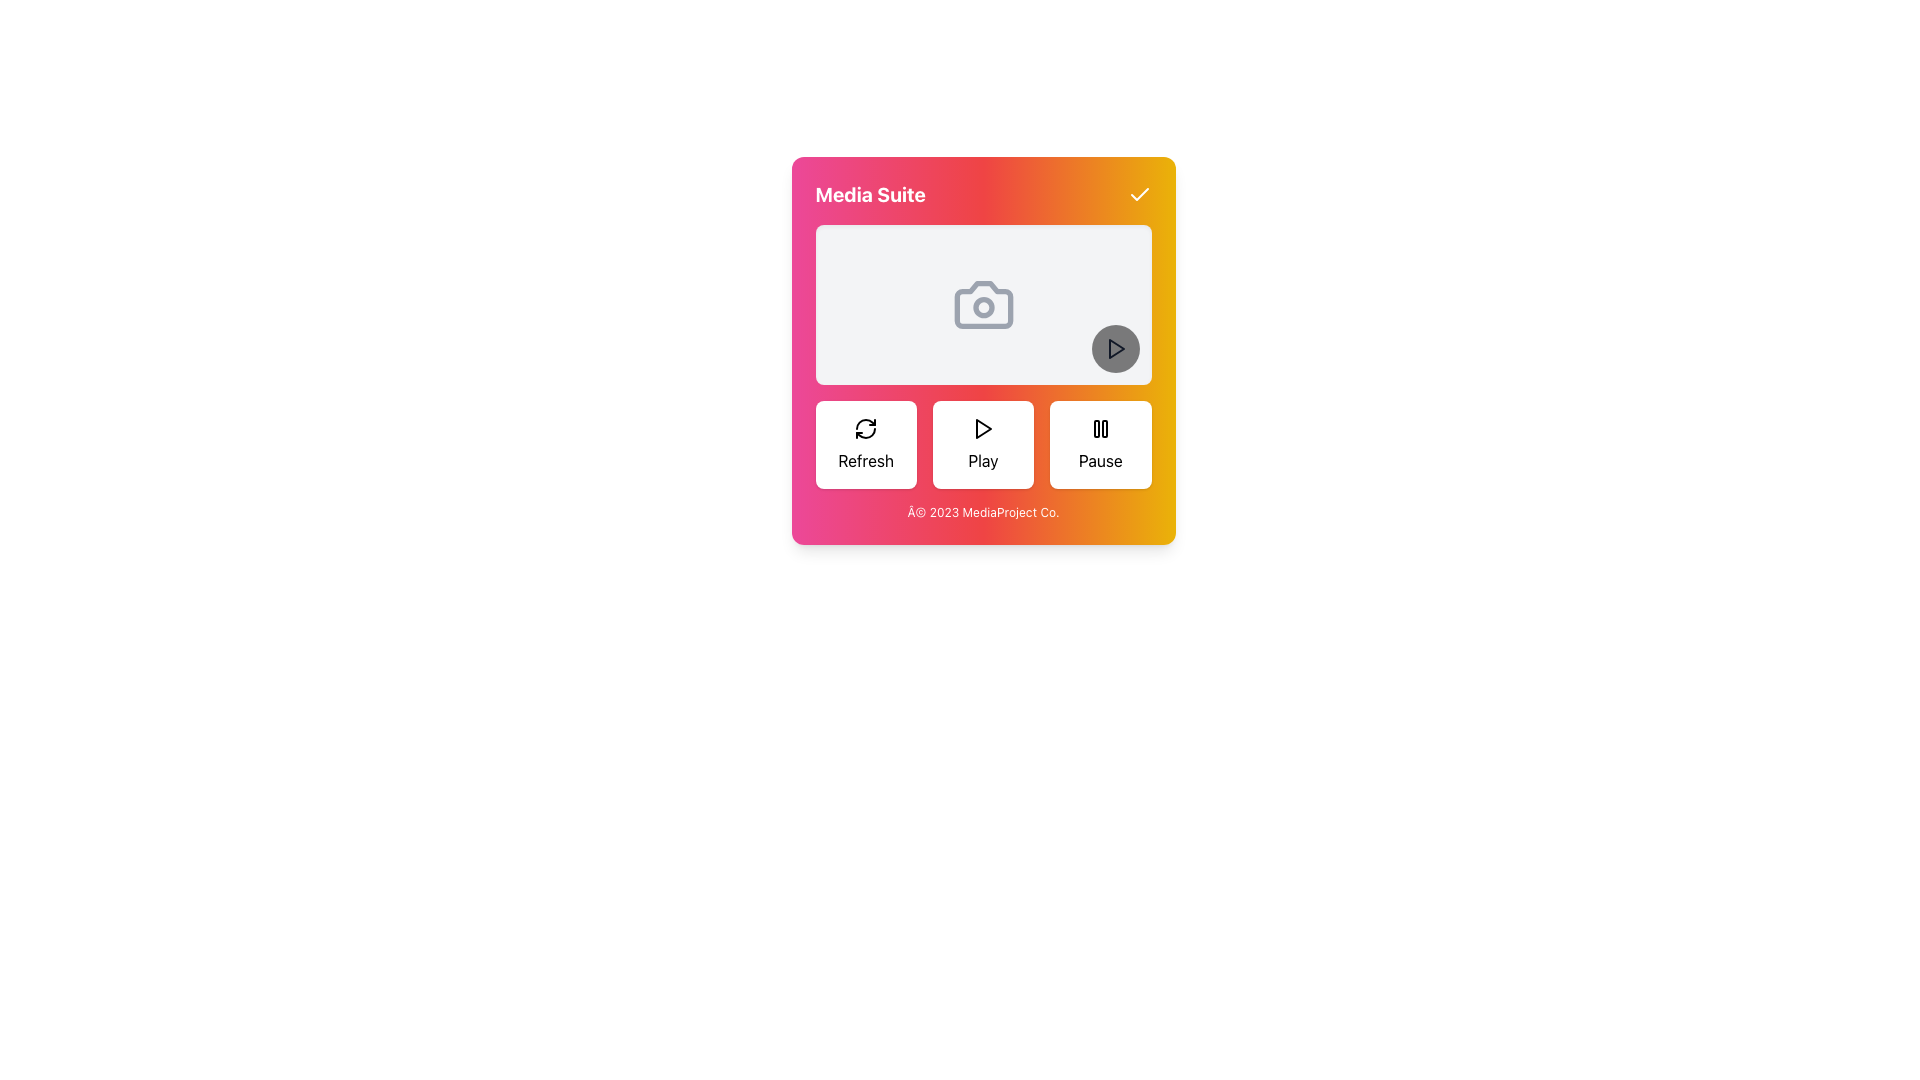 The height and width of the screenshot is (1080, 1920). What do you see at coordinates (983, 304) in the screenshot?
I see `camera icon outlined in gray, centrally positioned in the upper middle of the interface, above the 'Refresh', 'Play', and 'Pause' buttons` at bounding box center [983, 304].